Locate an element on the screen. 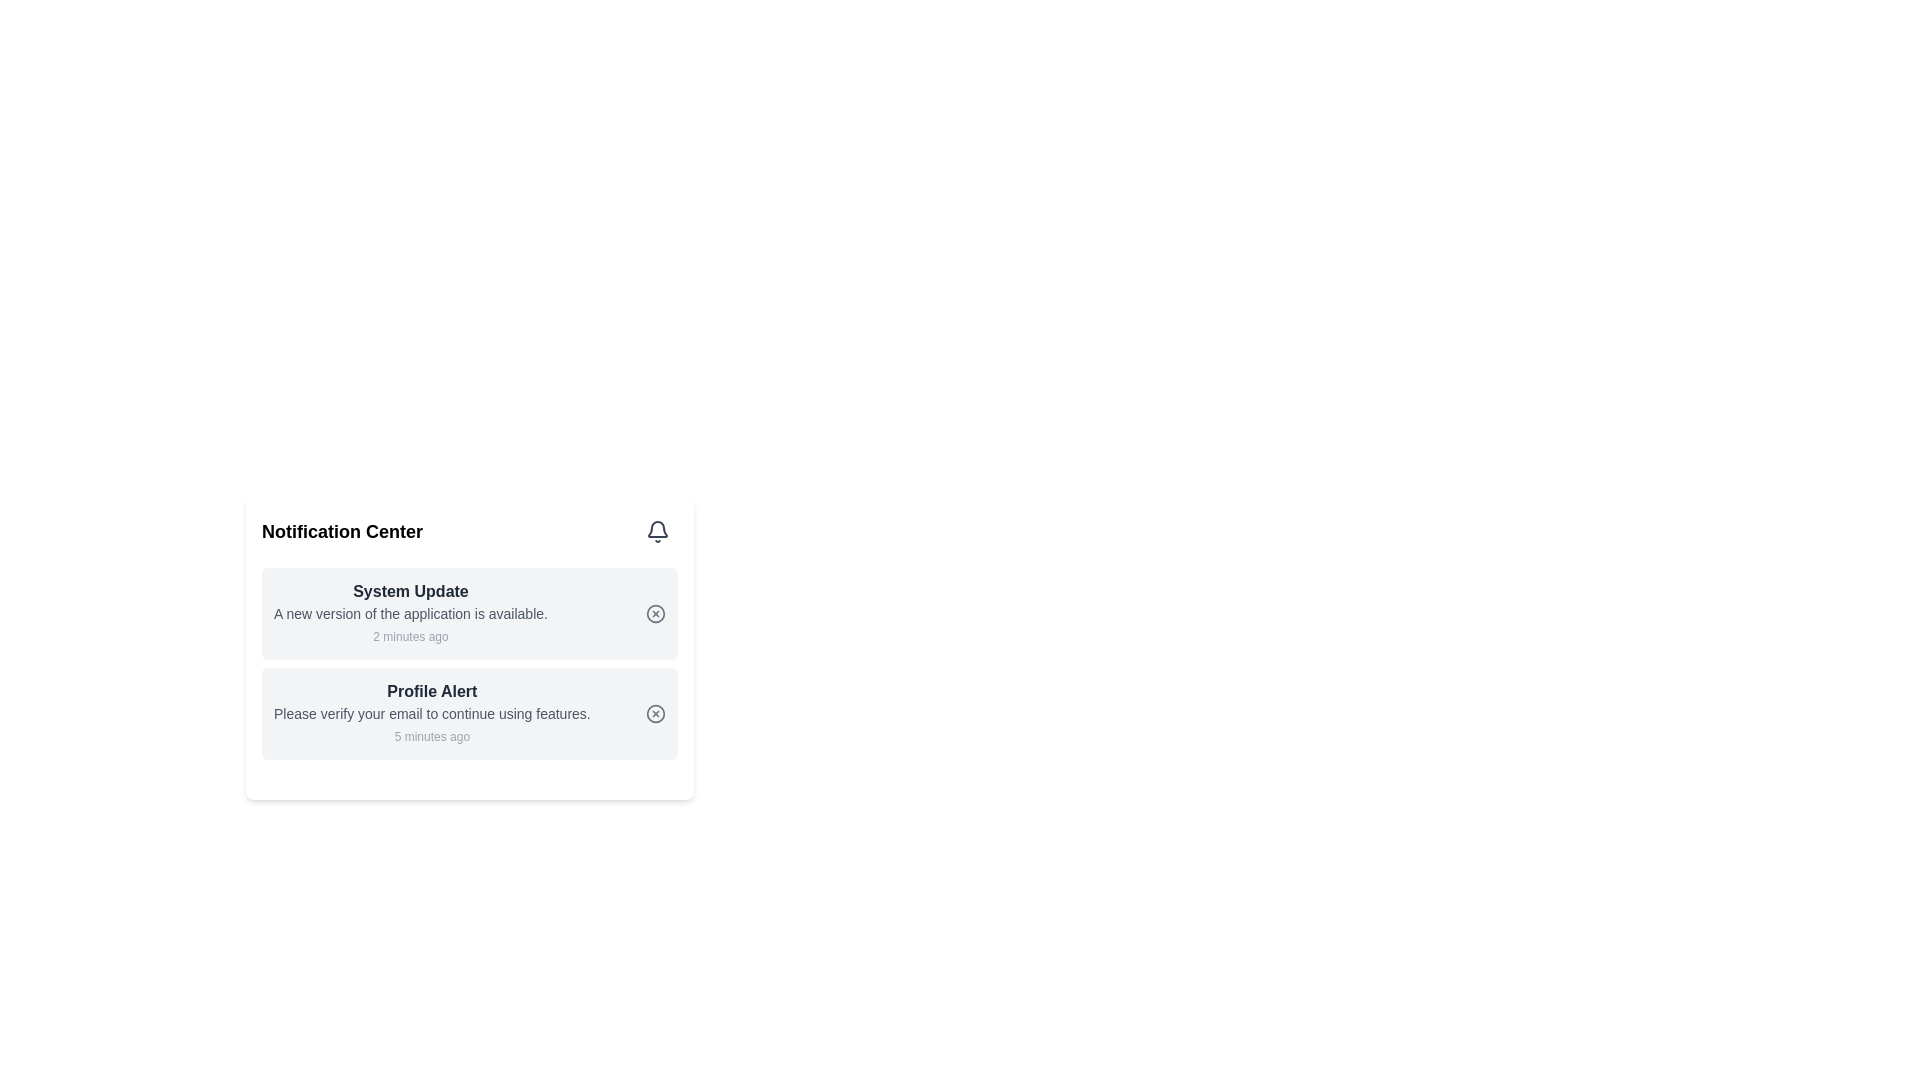 The image size is (1920, 1080). the timestamp text label that indicates when the event occurred, positioned below the message 'Please verify your email to continue using features.' is located at coordinates (431, 736).